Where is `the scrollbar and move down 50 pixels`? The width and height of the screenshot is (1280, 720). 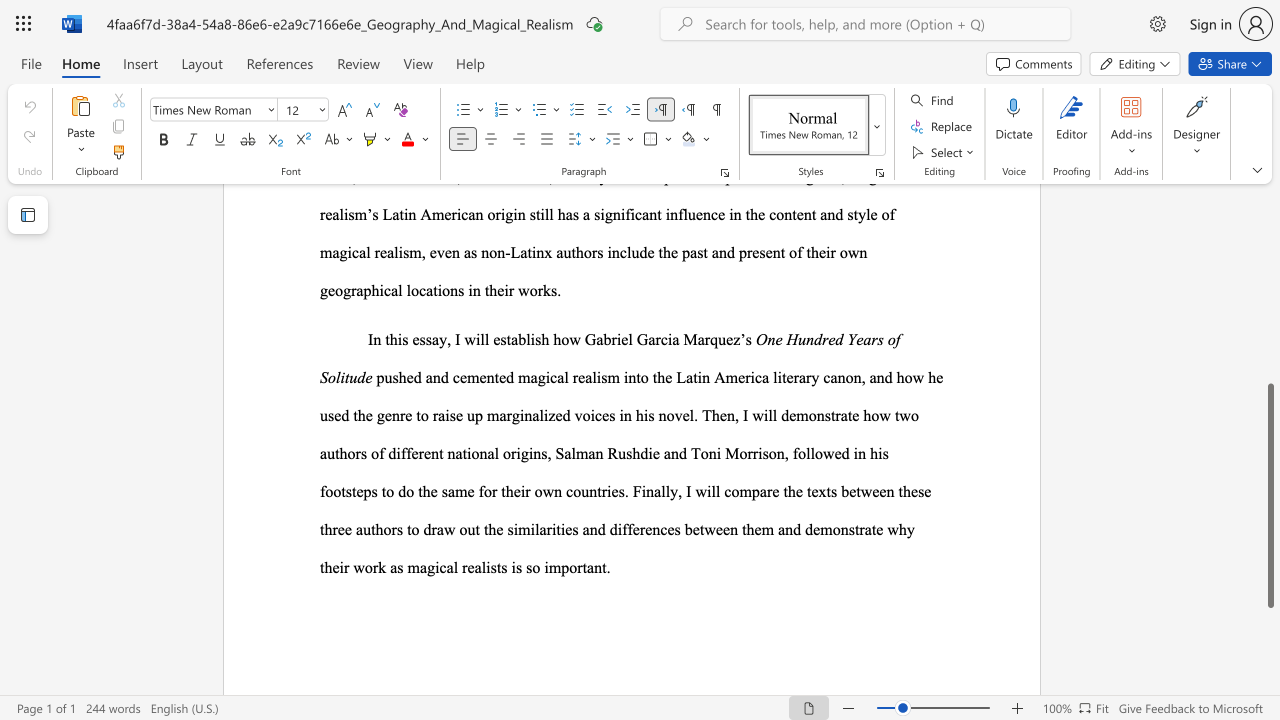
the scrollbar and move down 50 pixels is located at coordinates (1269, 495).